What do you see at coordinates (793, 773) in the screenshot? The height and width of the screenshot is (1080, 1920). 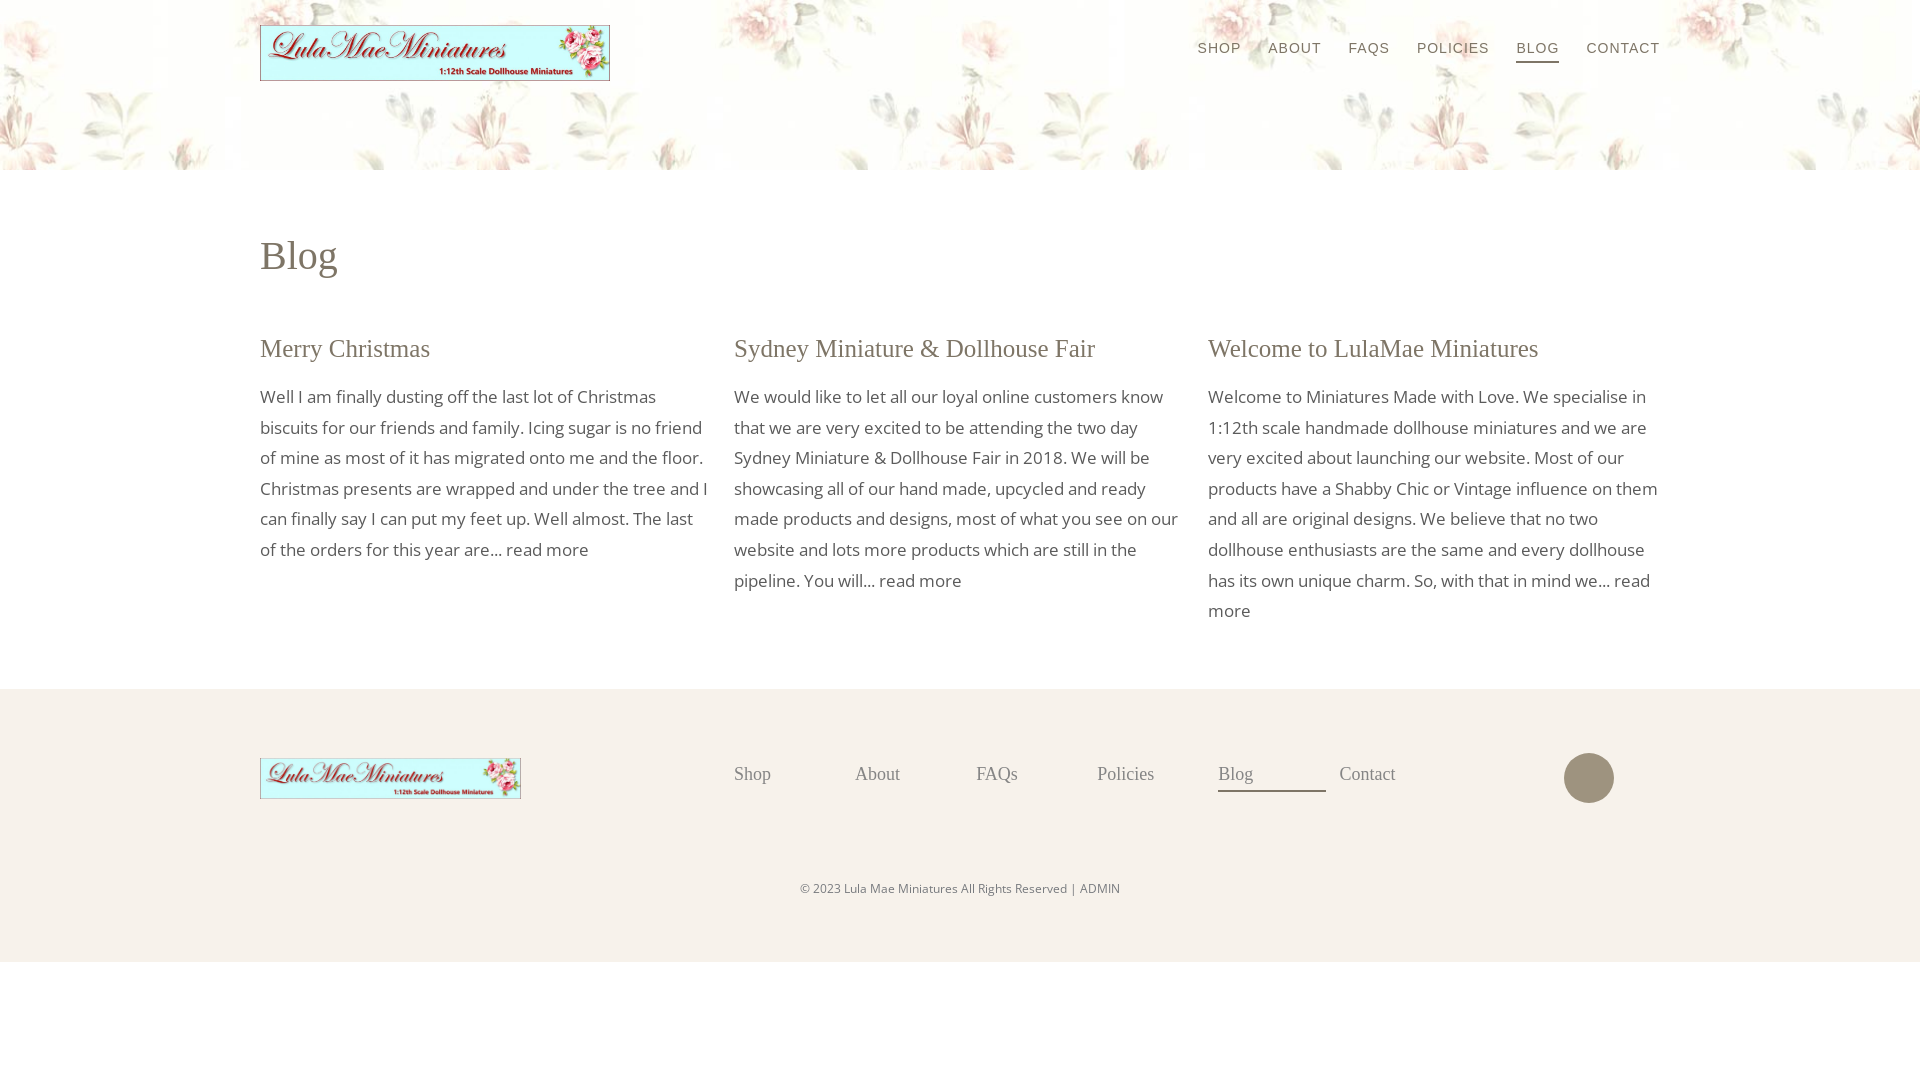 I see `'Shop'` at bounding box center [793, 773].